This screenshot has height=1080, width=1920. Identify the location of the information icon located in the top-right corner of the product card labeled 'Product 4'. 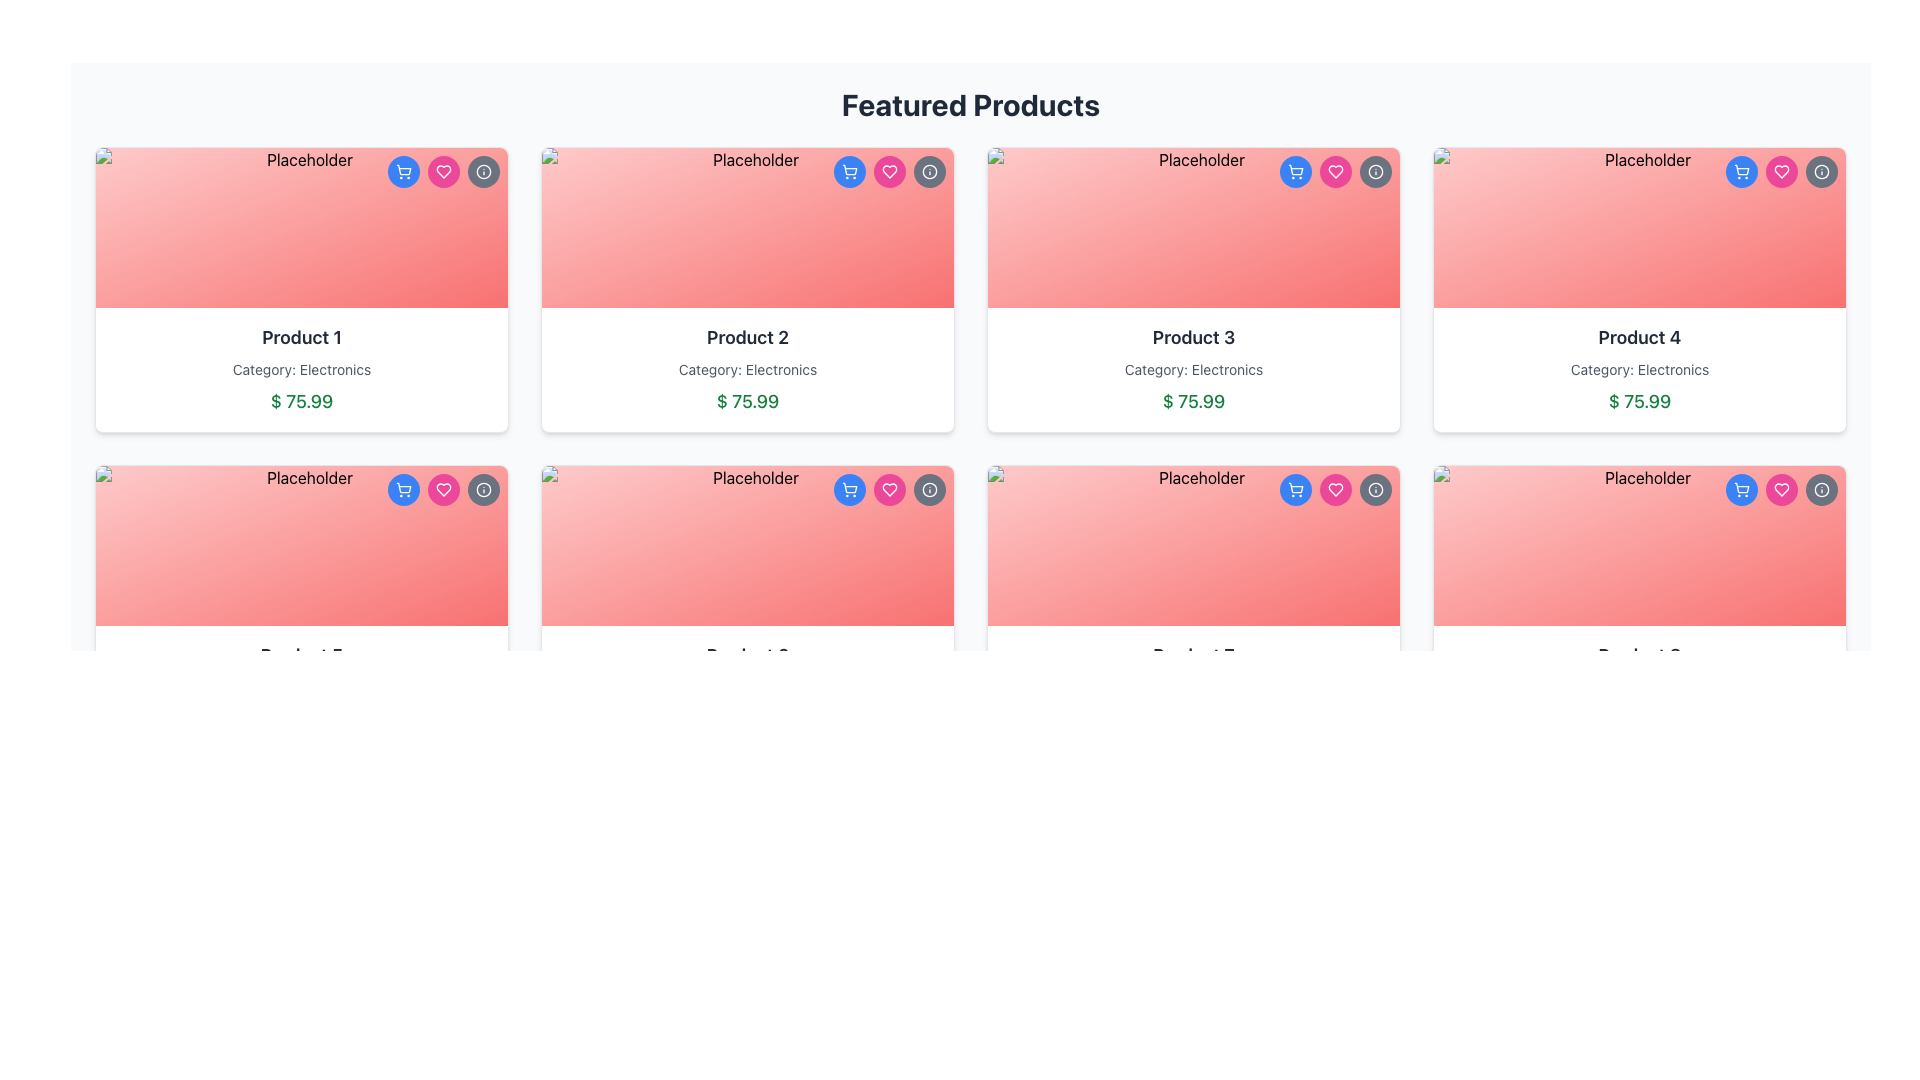
(1822, 489).